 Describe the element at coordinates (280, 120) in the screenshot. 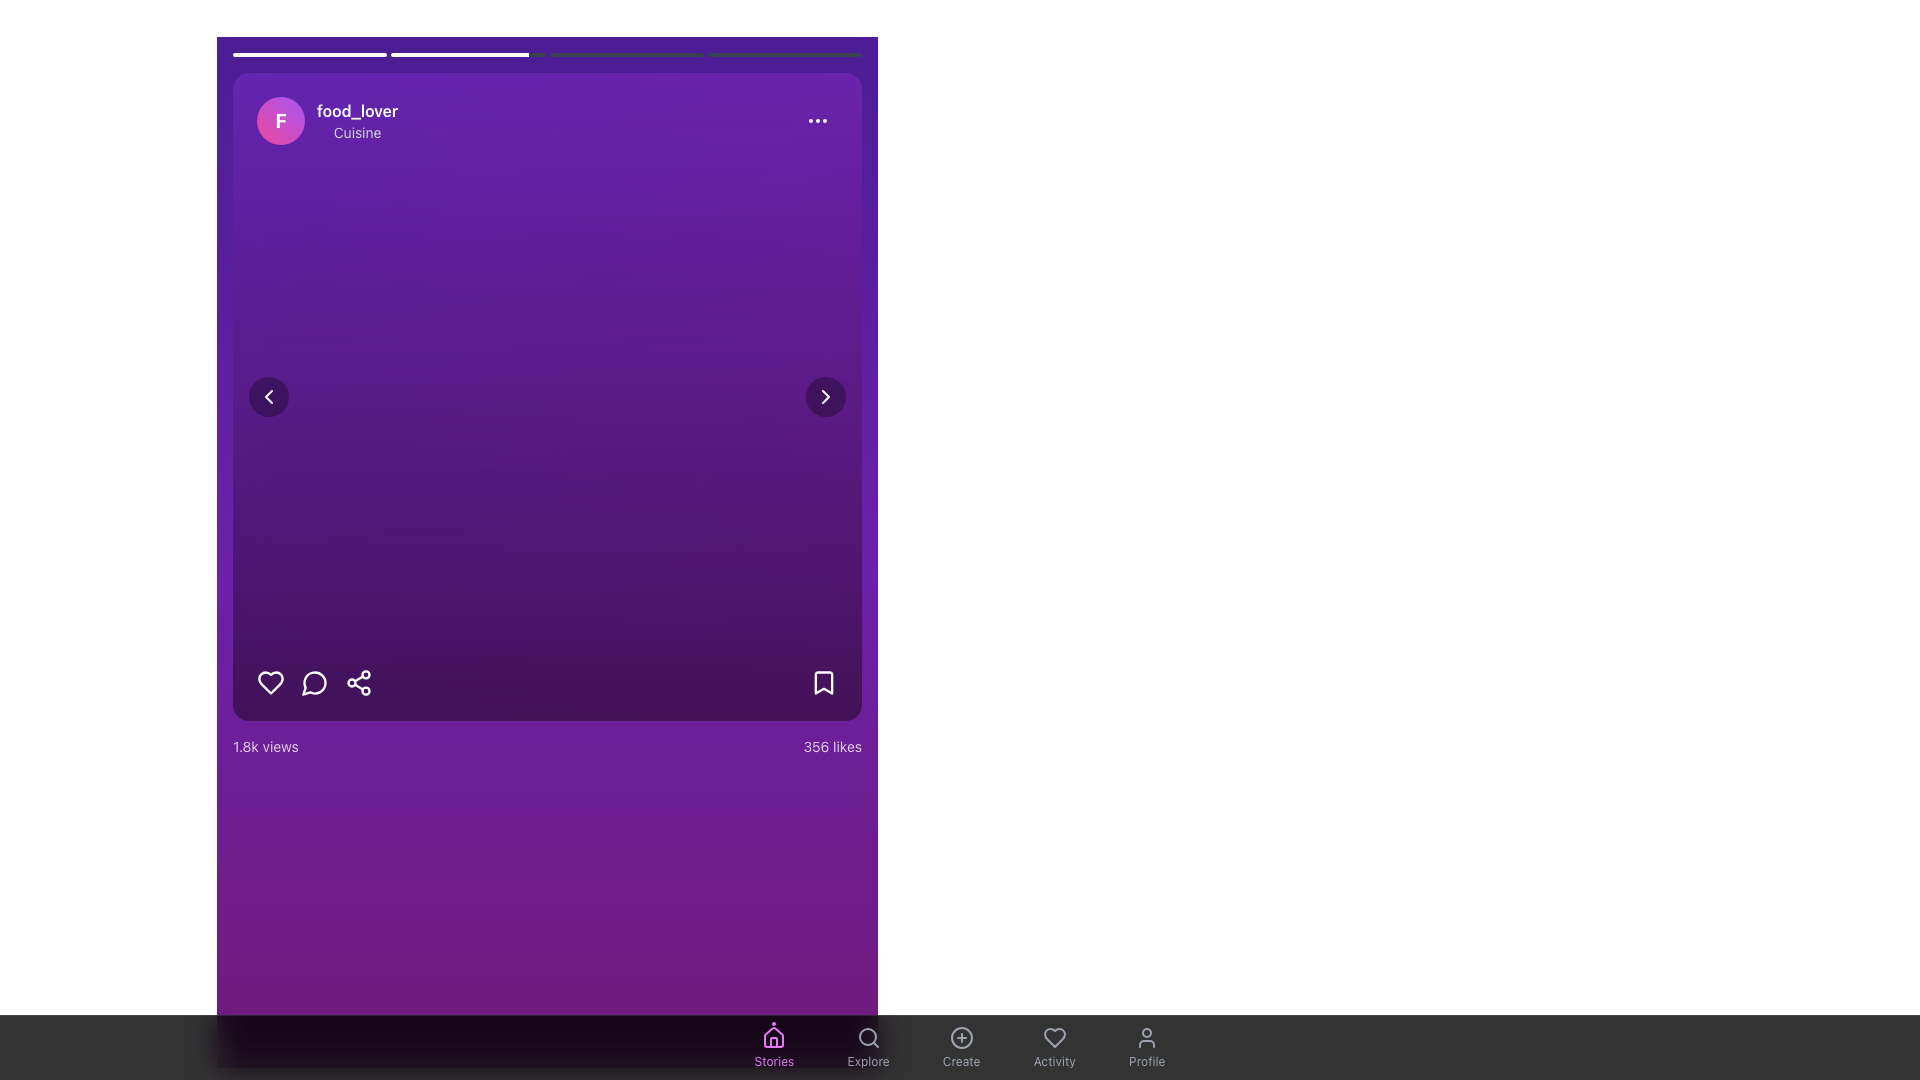

I see `the circular Avatar or Profile Icon displaying the letter 'F'` at that location.